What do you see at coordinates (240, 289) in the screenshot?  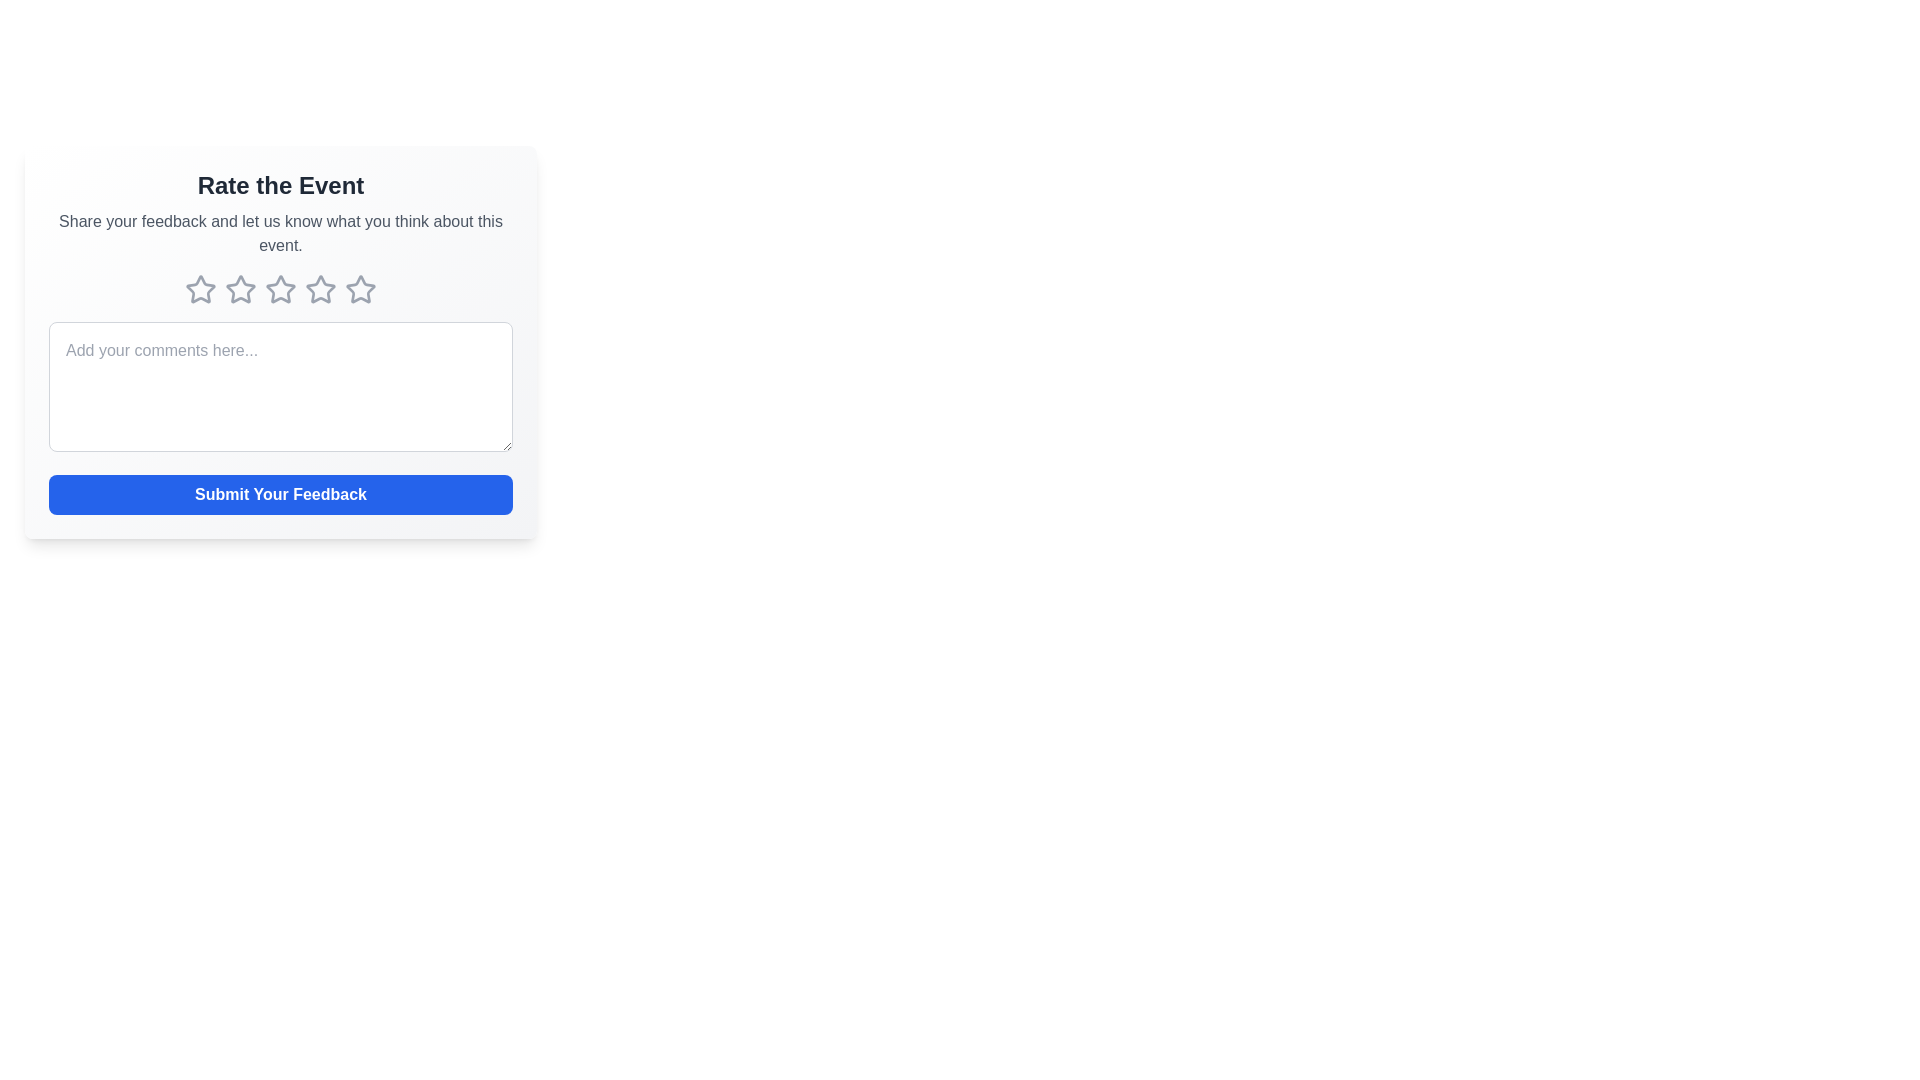 I see `the first star icon for rating, which is part of the 'Rate the Event' section` at bounding box center [240, 289].